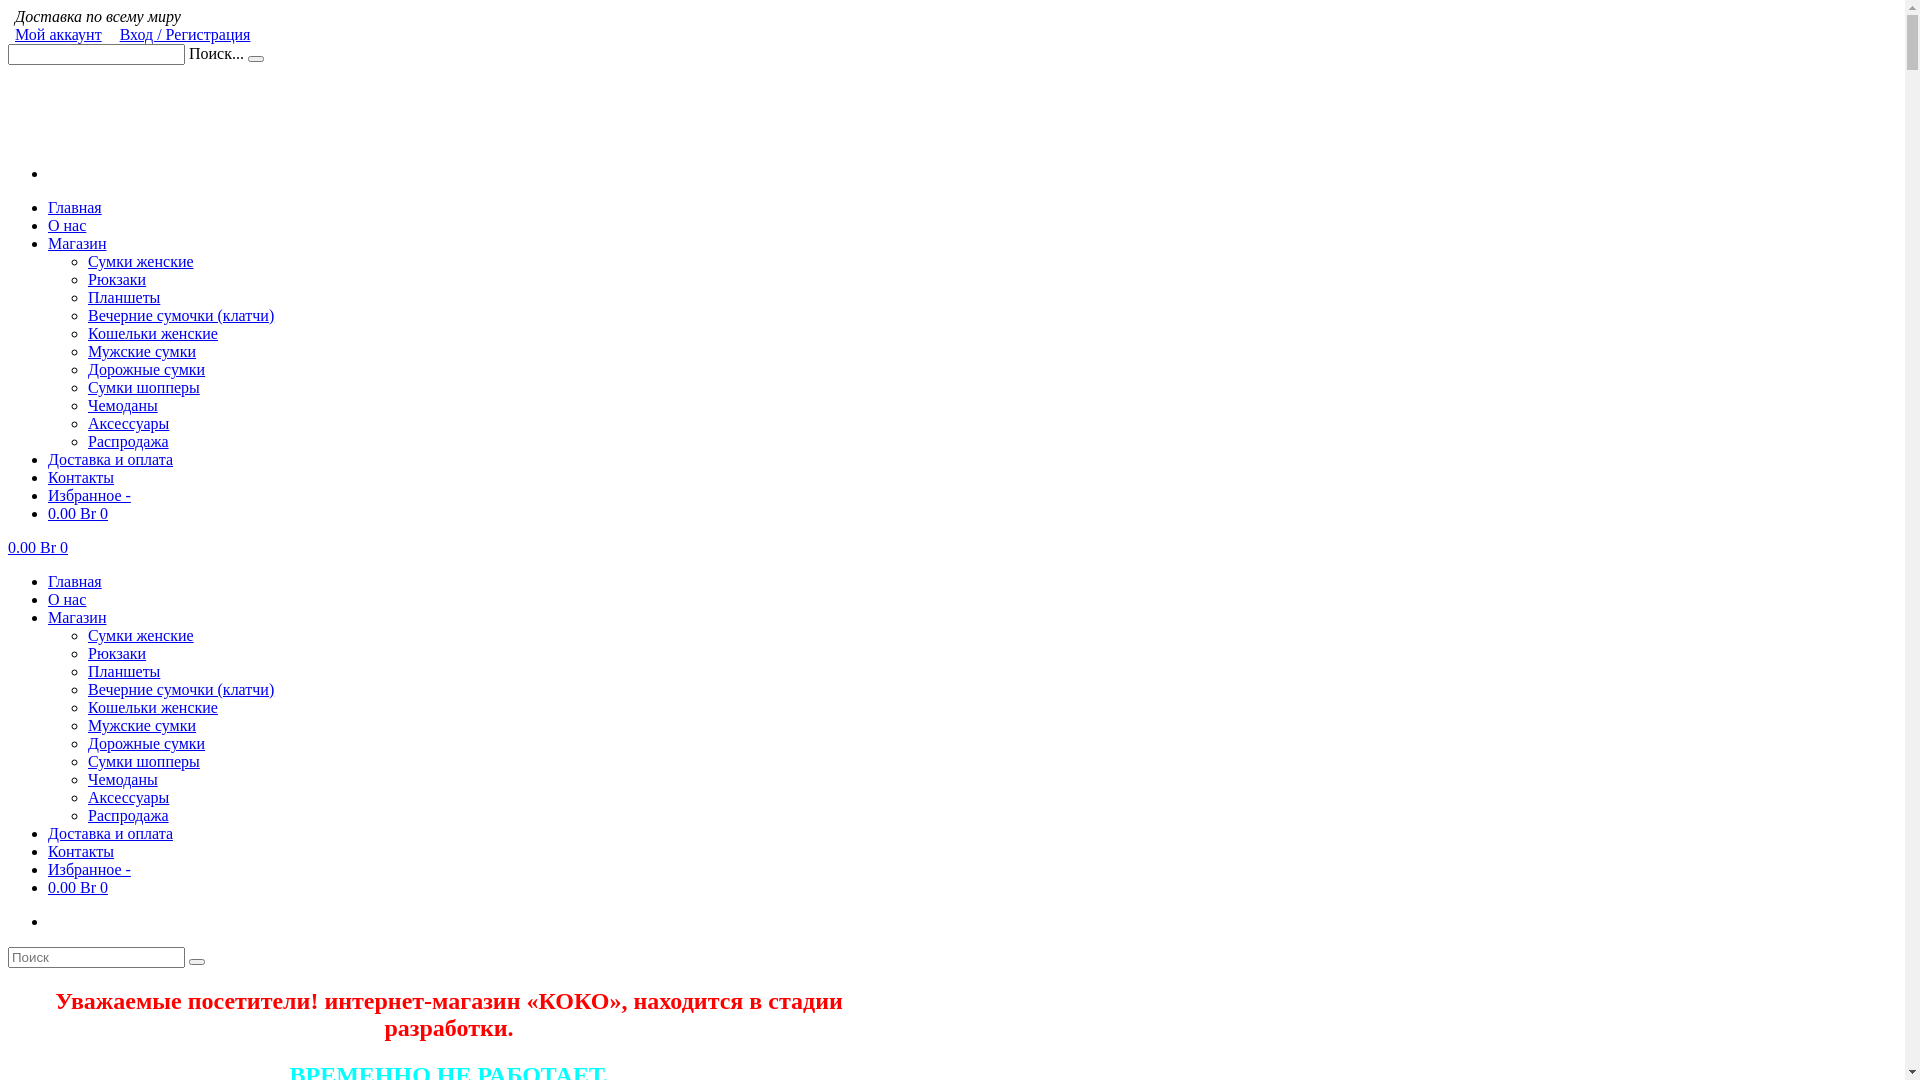 This screenshot has height=1080, width=1920. I want to click on '0.00 Br 0', so click(38, 547).